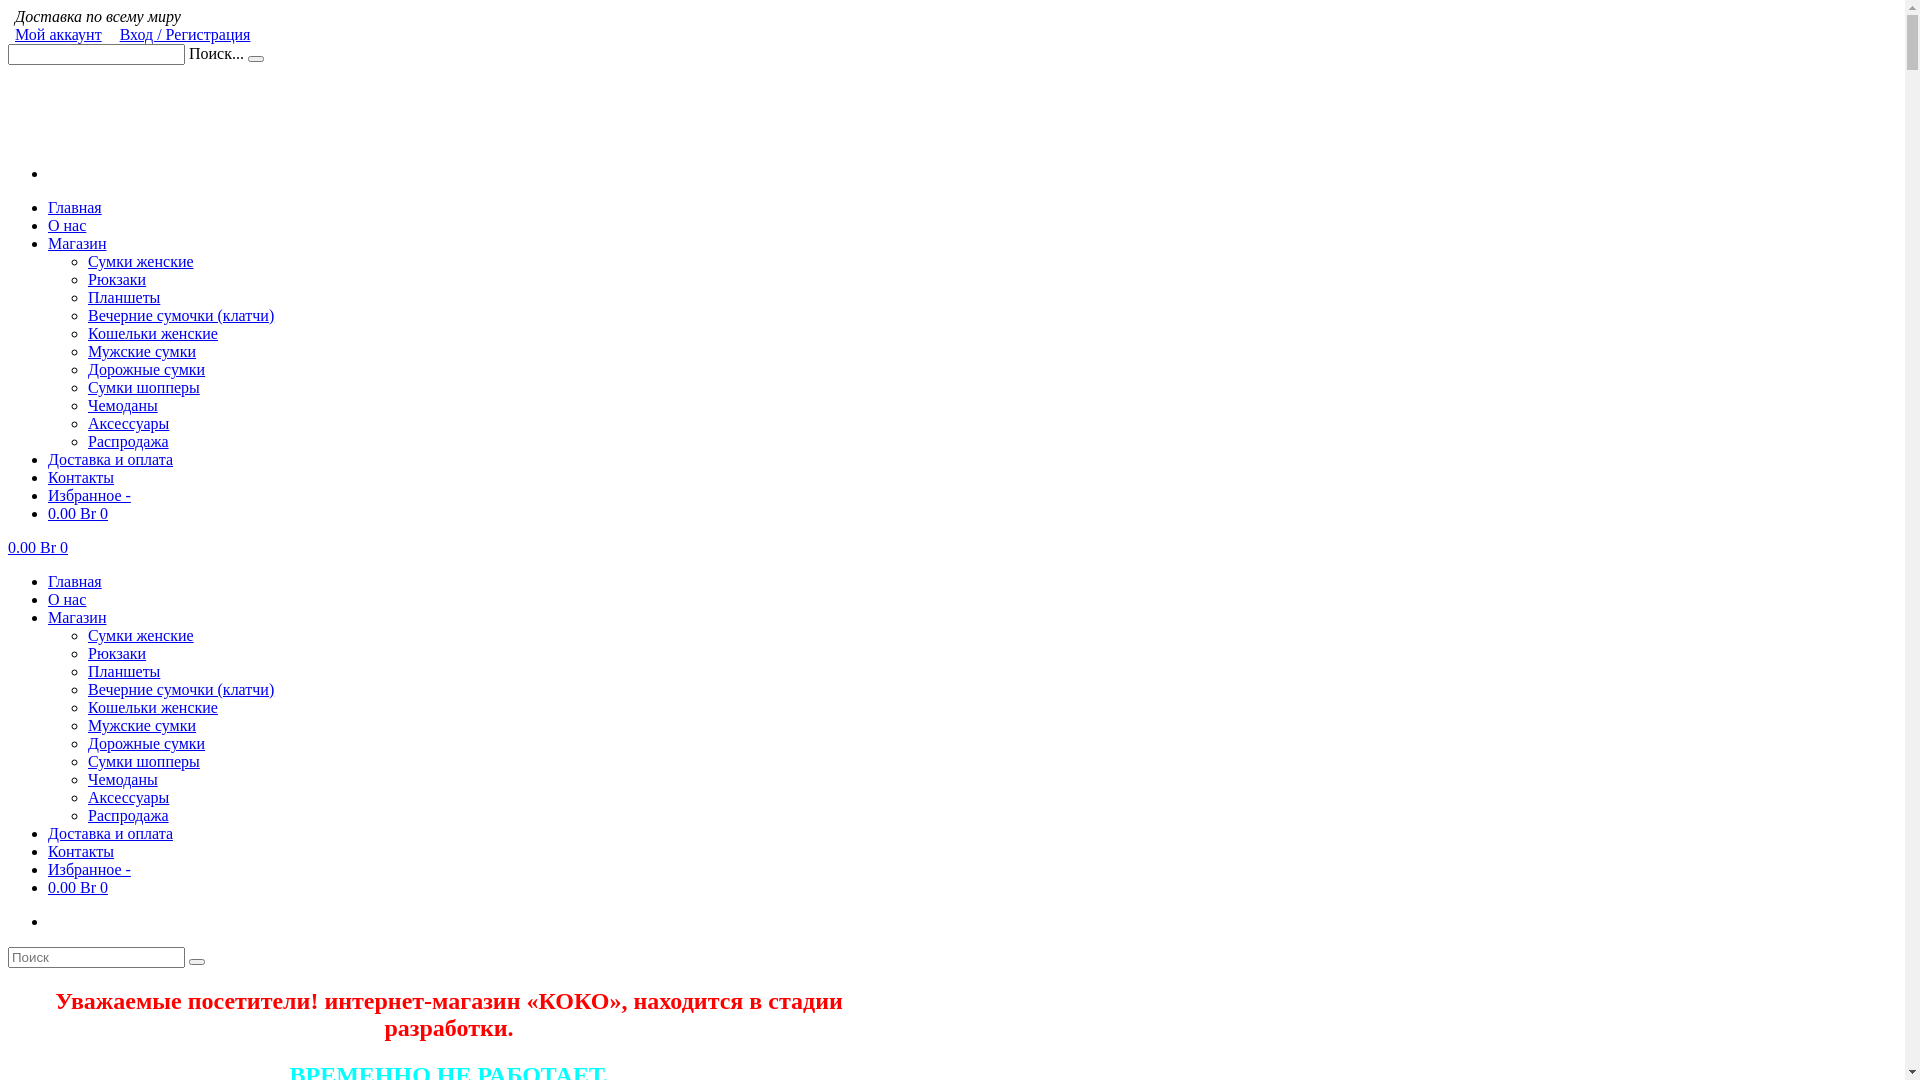 This screenshot has height=1080, width=1920. I want to click on '0.00 Br 0', so click(38, 547).